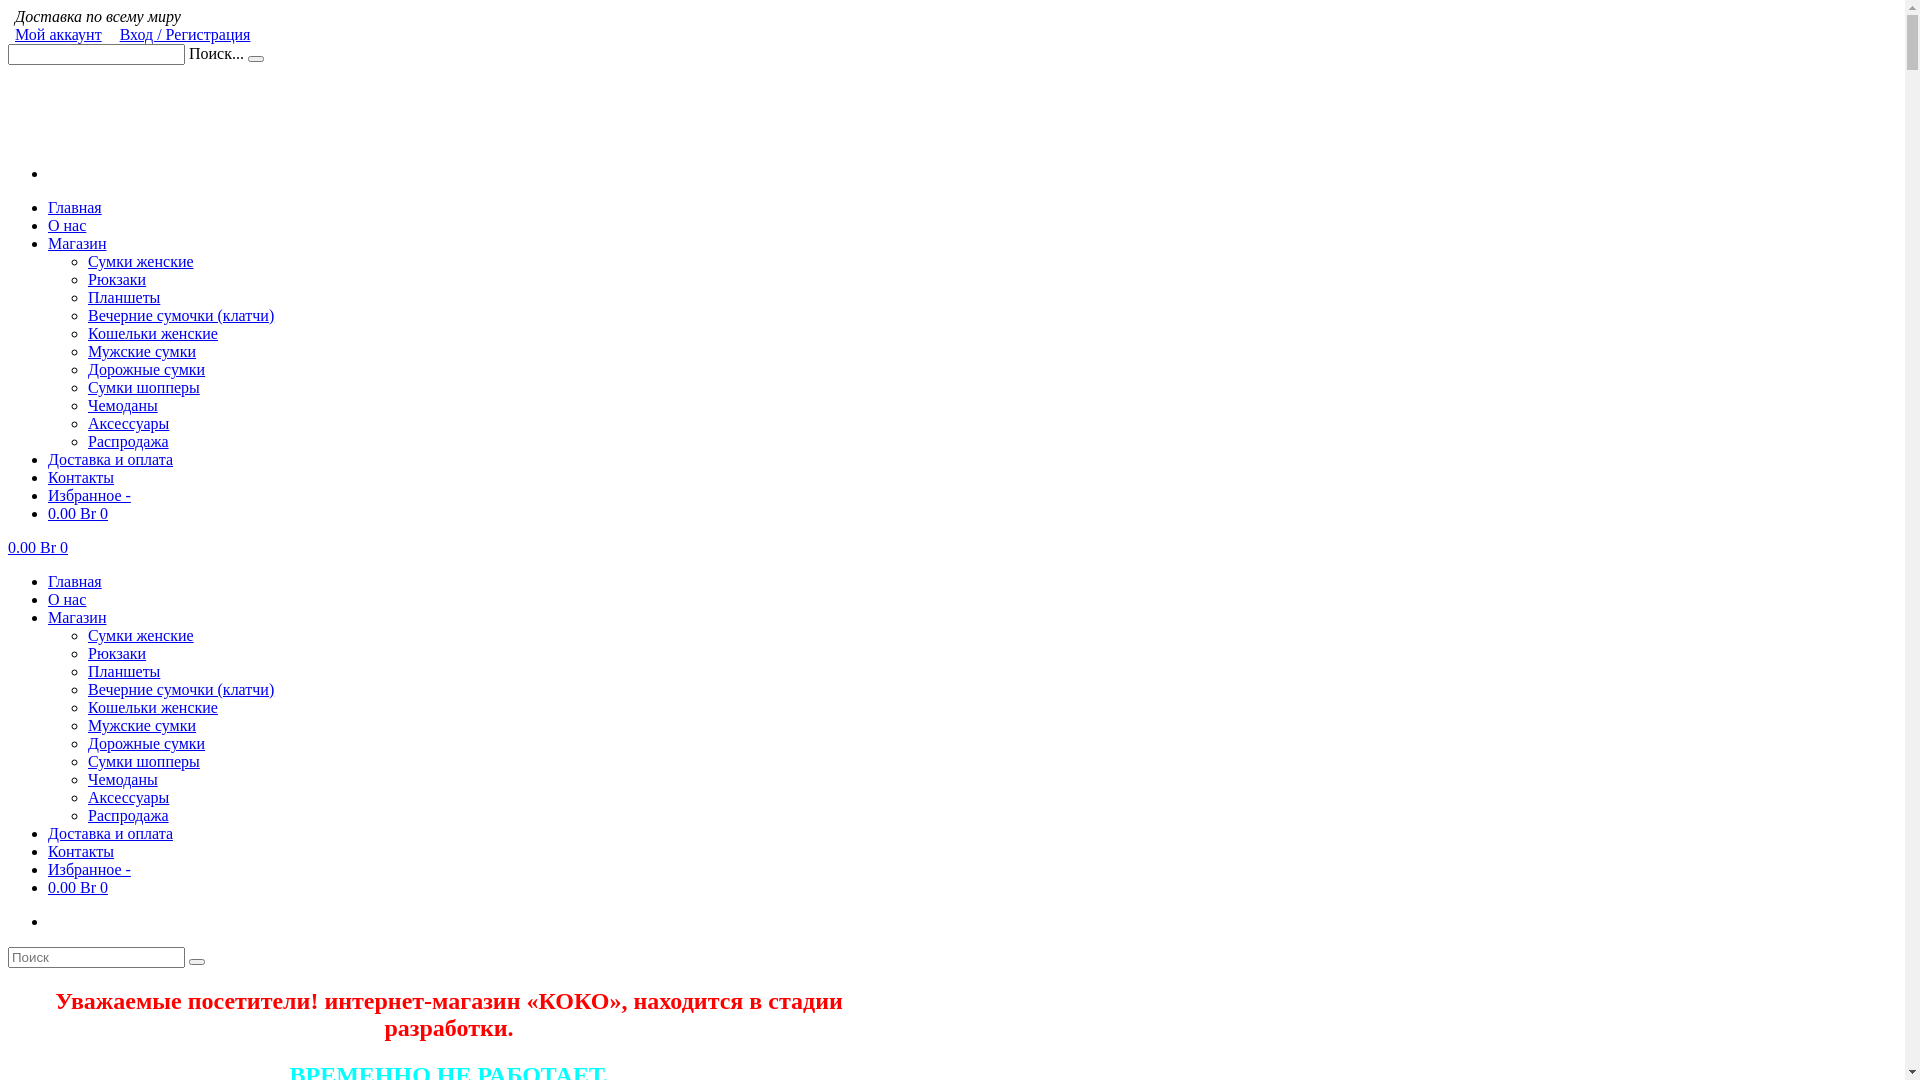 This screenshot has height=1080, width=1920. I want to click on '0.00 Br 0', so click(38, 547).